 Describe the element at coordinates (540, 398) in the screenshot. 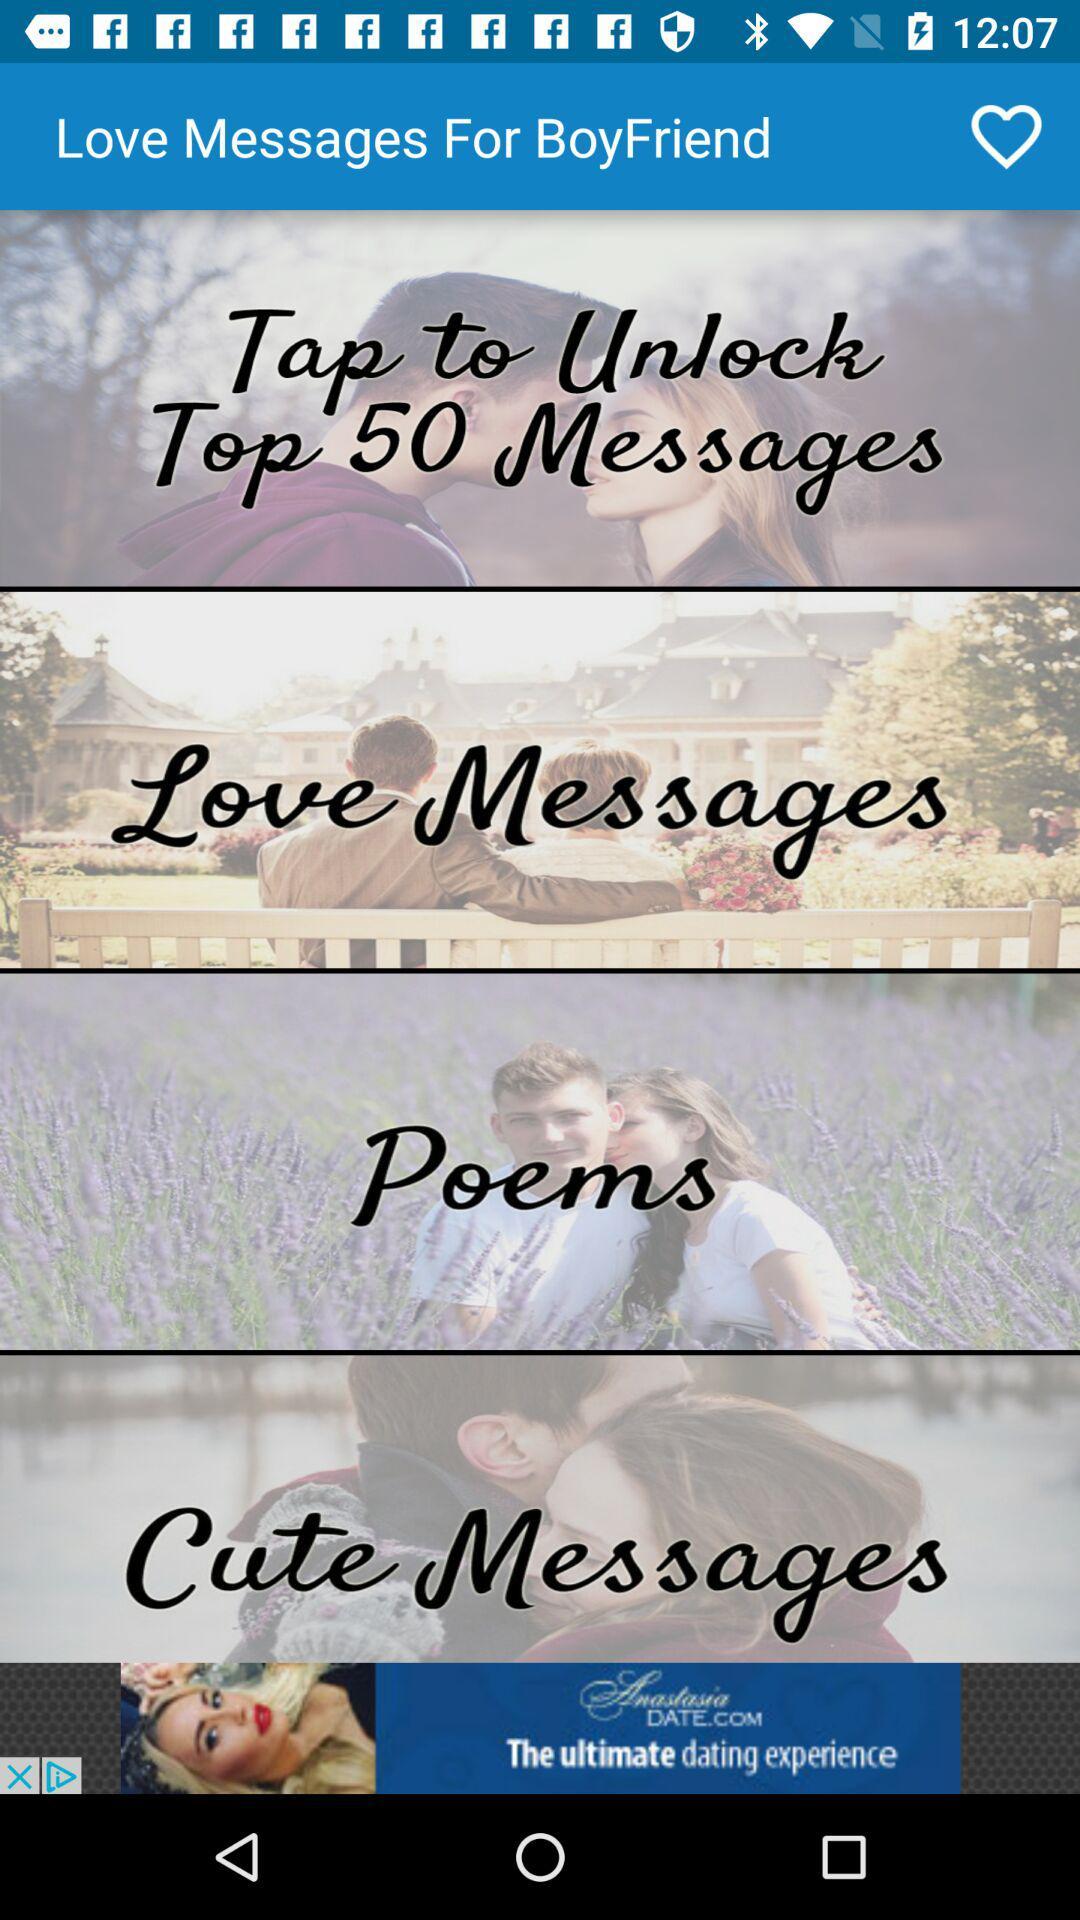

I see `unlock more messages` at that location.